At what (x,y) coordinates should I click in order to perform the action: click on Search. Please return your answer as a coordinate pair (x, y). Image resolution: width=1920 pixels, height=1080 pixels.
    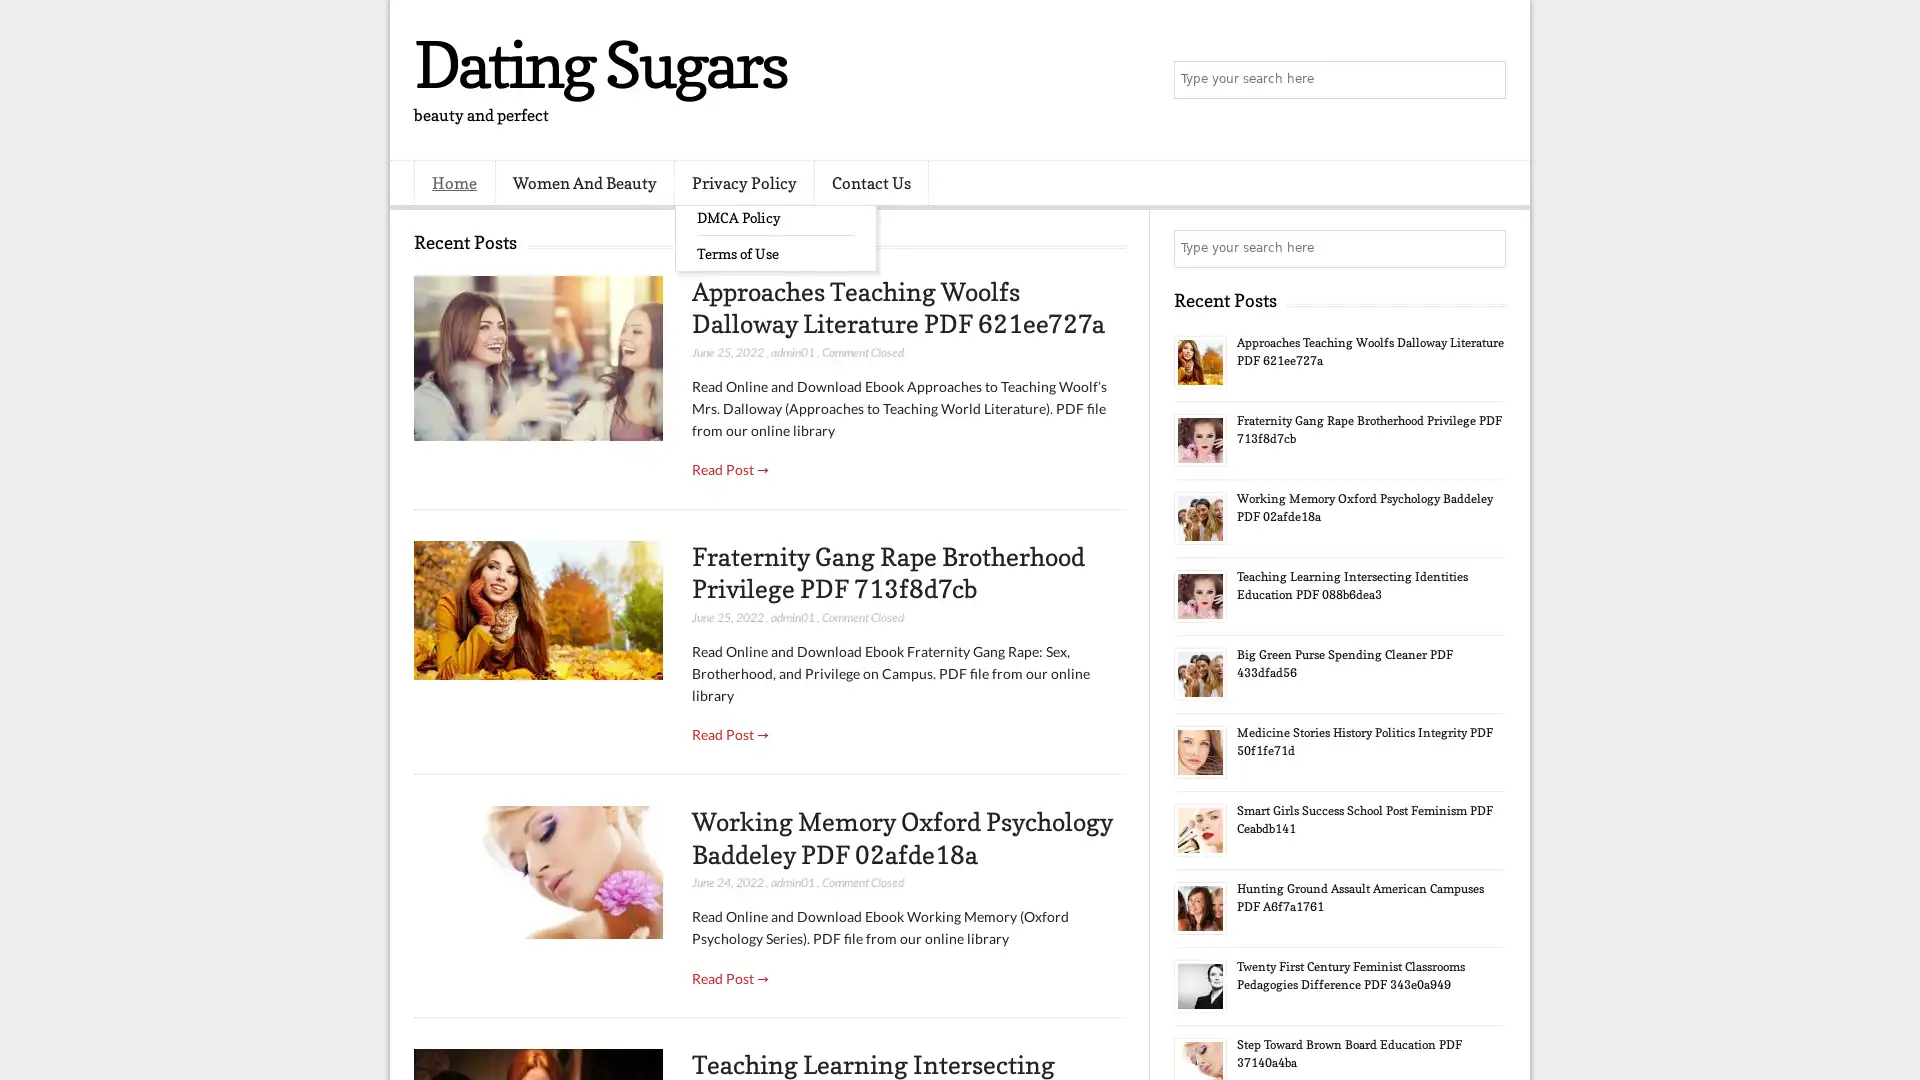
    Looking at the image, I should click on (1485, 248).